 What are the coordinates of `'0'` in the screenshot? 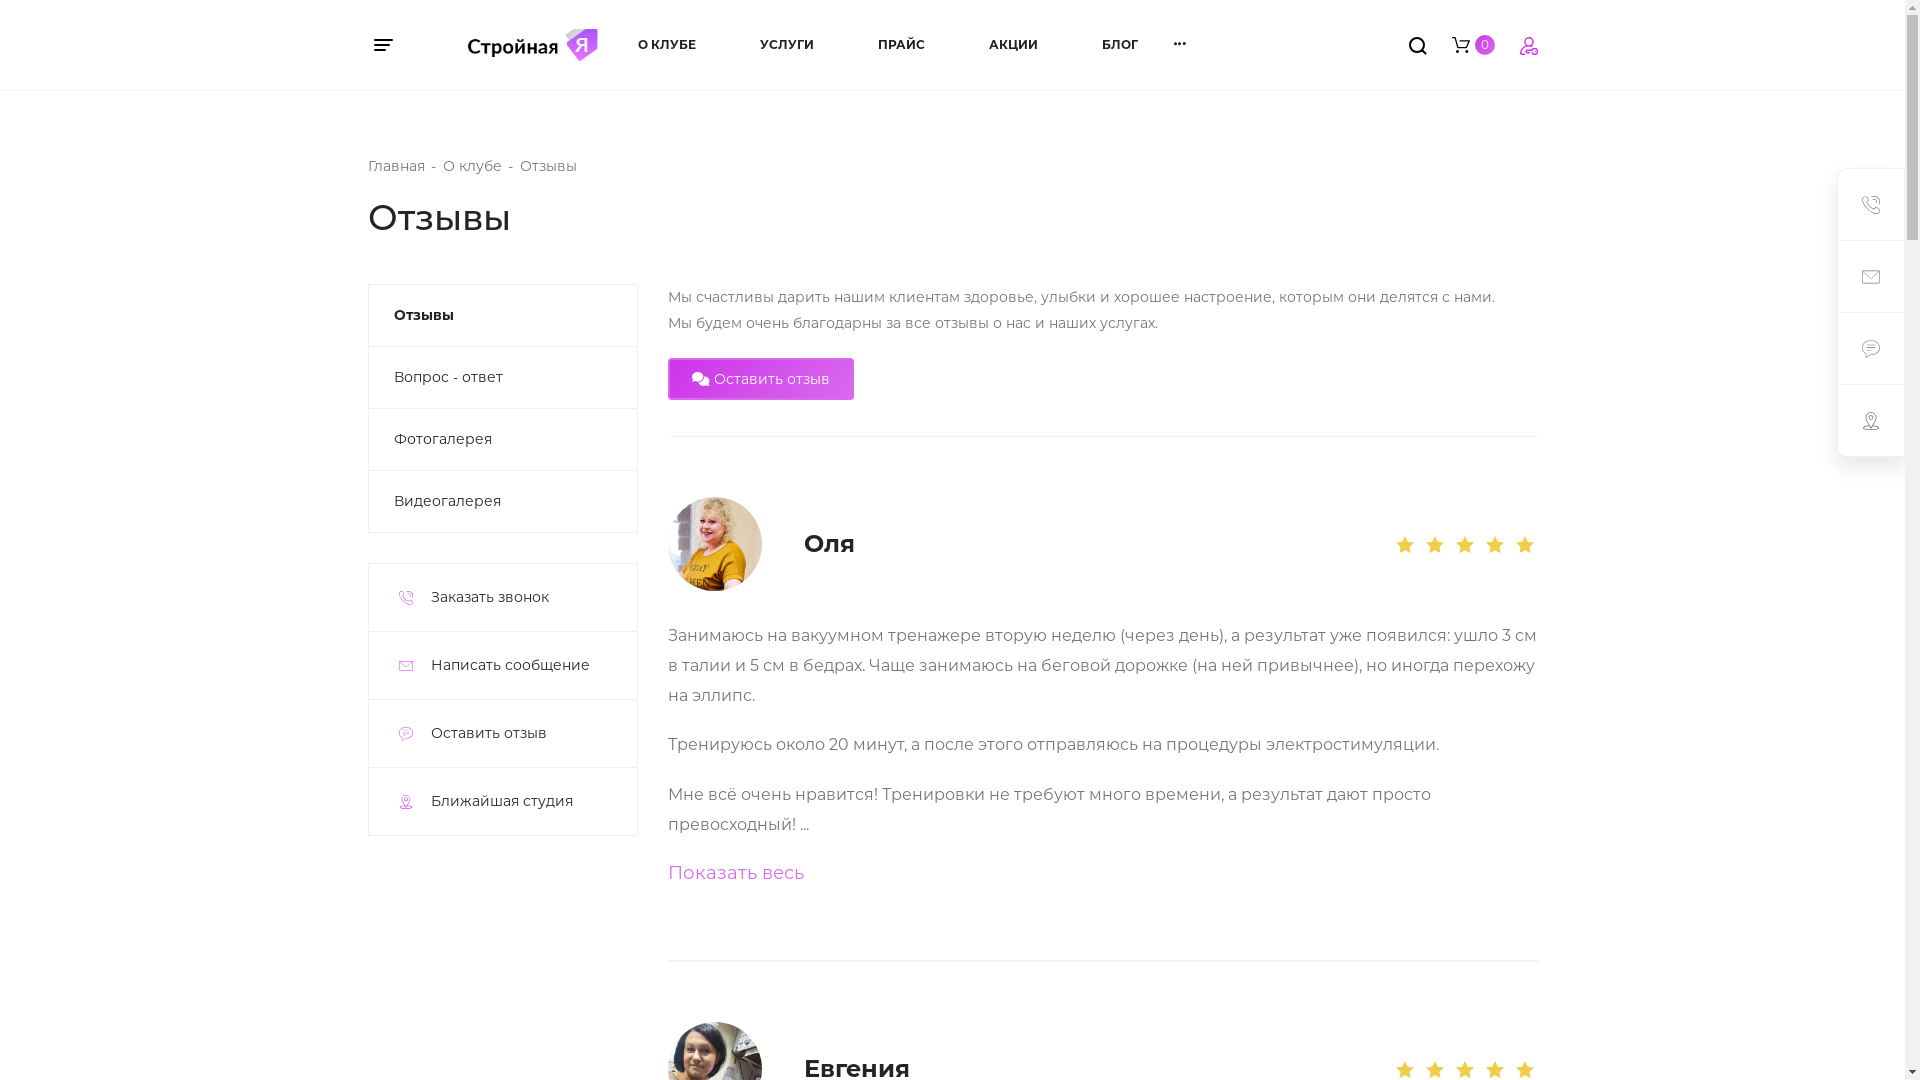 It's located at (1473, 43).